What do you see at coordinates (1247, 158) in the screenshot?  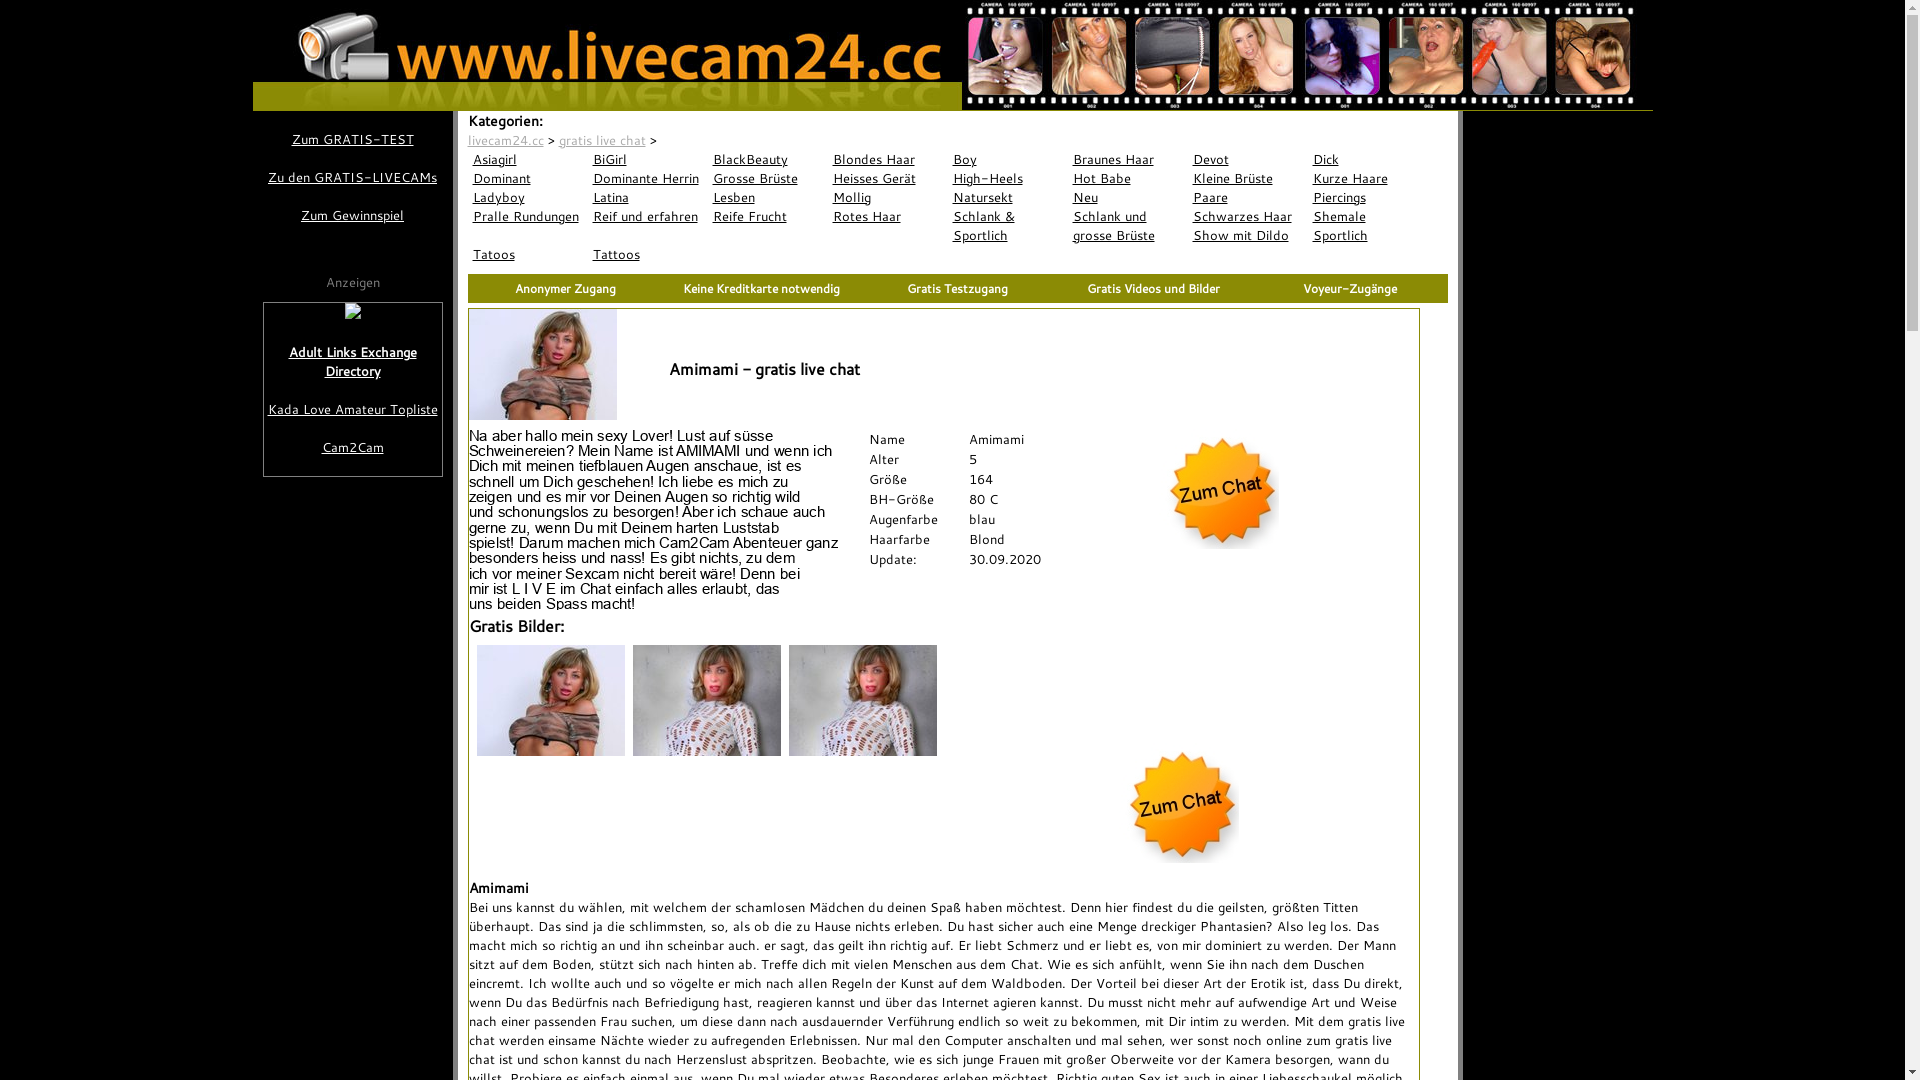 I see `'Devot'` at bounding box center [1247, 158].